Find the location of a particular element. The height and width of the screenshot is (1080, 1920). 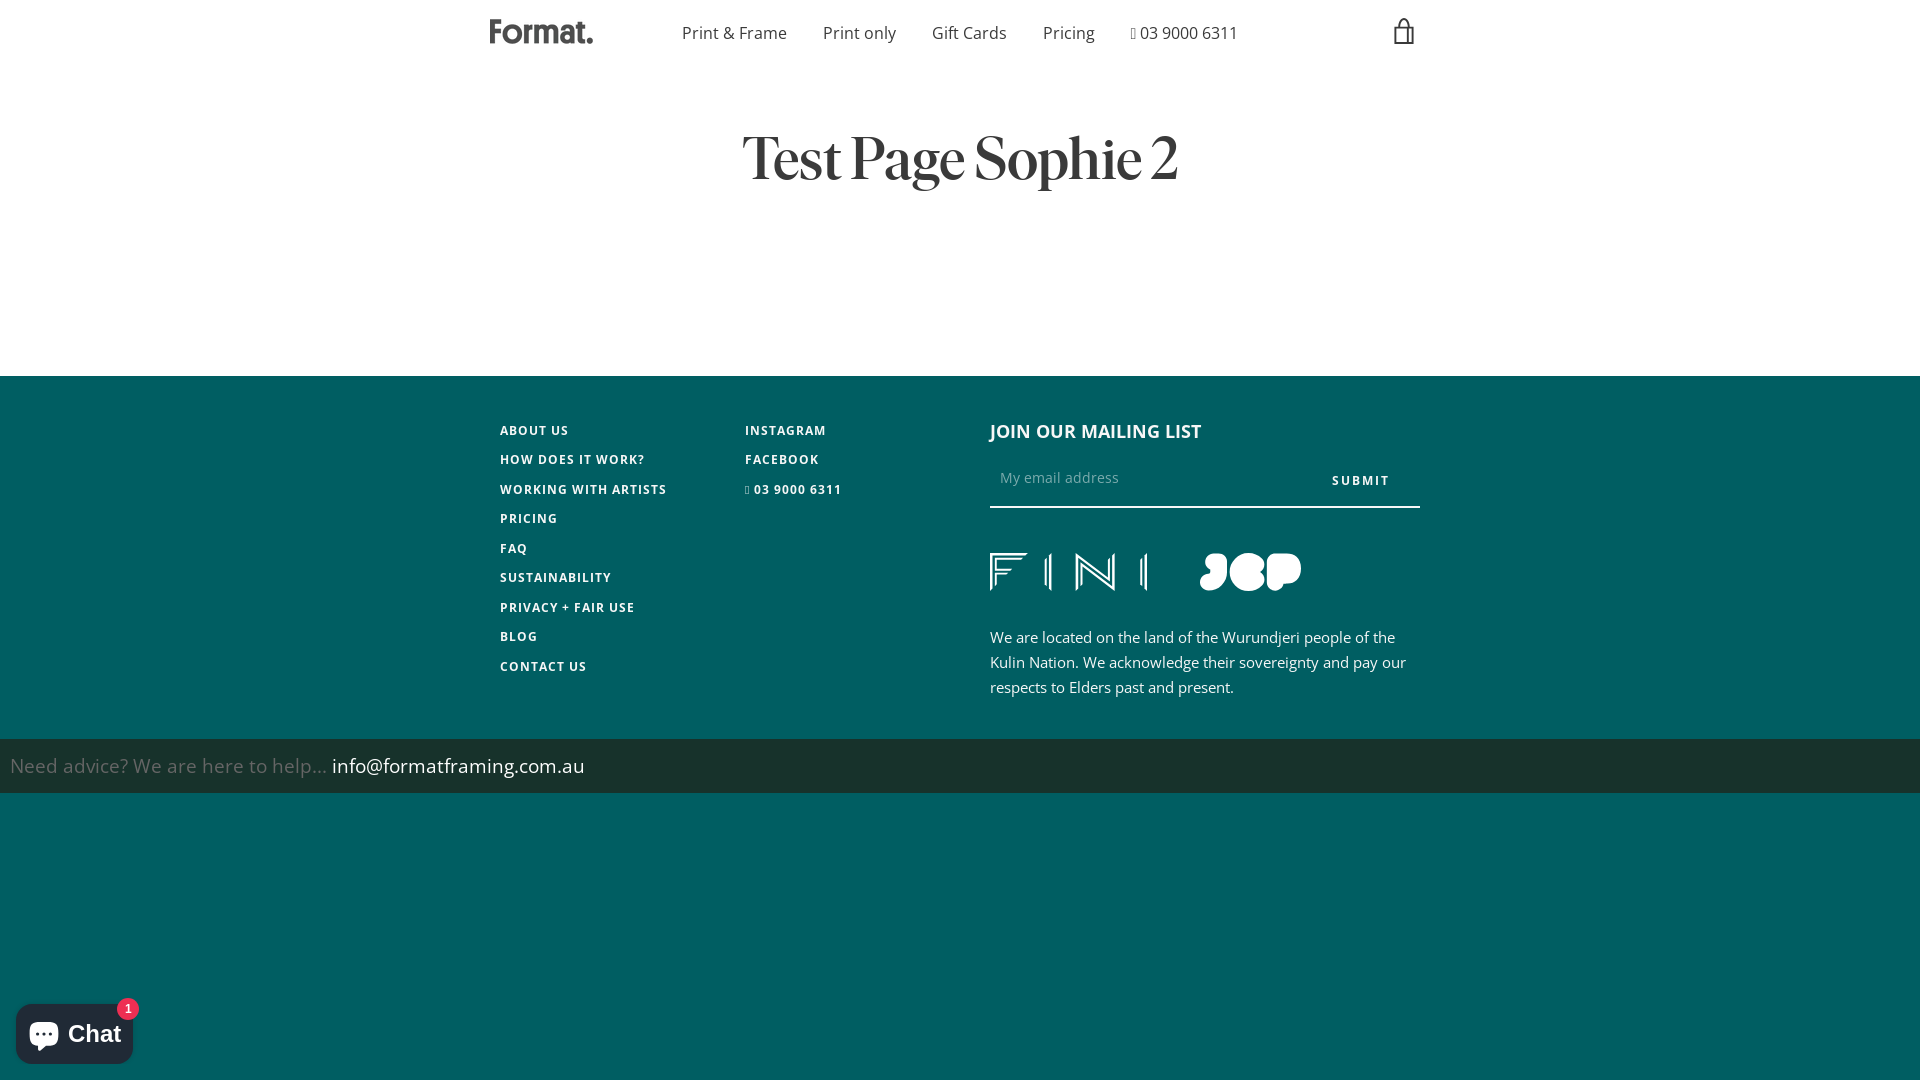

'HOW DOES IT WORK?' is located at coordinates (571, 459).